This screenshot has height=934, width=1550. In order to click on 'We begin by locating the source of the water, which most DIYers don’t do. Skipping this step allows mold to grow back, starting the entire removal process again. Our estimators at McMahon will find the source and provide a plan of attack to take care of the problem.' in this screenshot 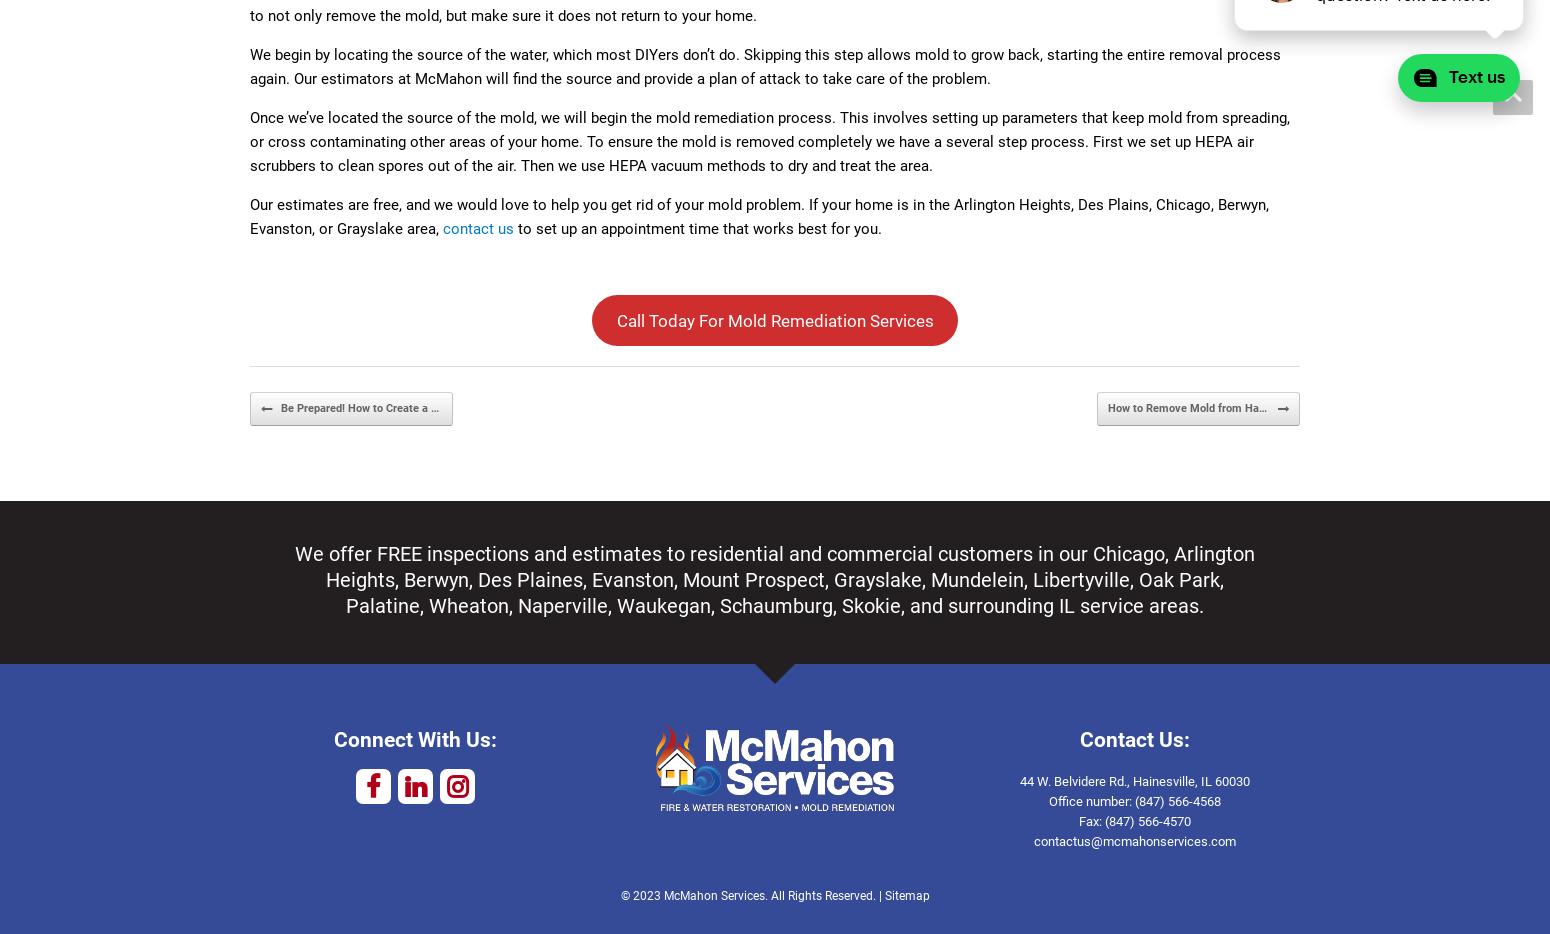, I will do `click(765, 66)`.